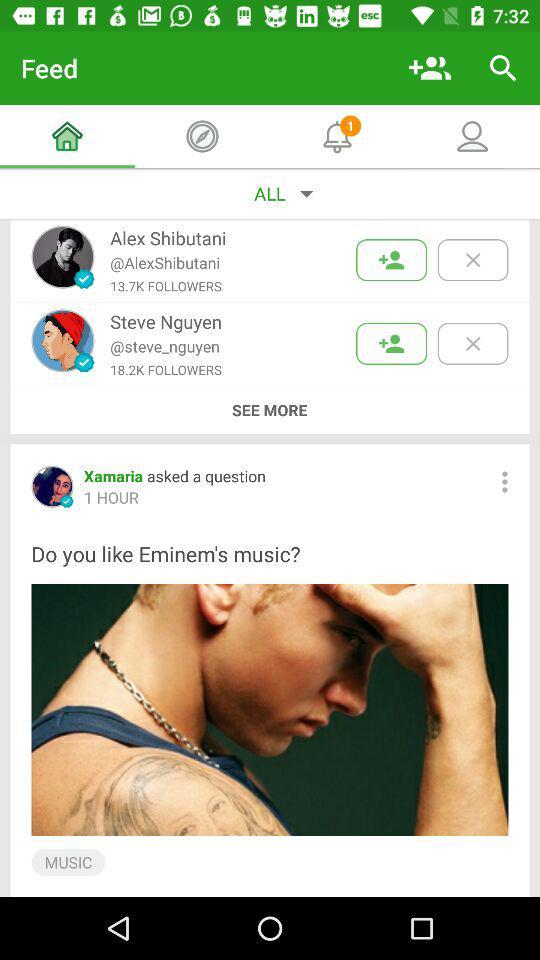 The height and width of the screenshot is (960, 540). What do you see at coordinates (503, 481) in the screenshot?
I see `open menu` at bounding box center [503, 481].